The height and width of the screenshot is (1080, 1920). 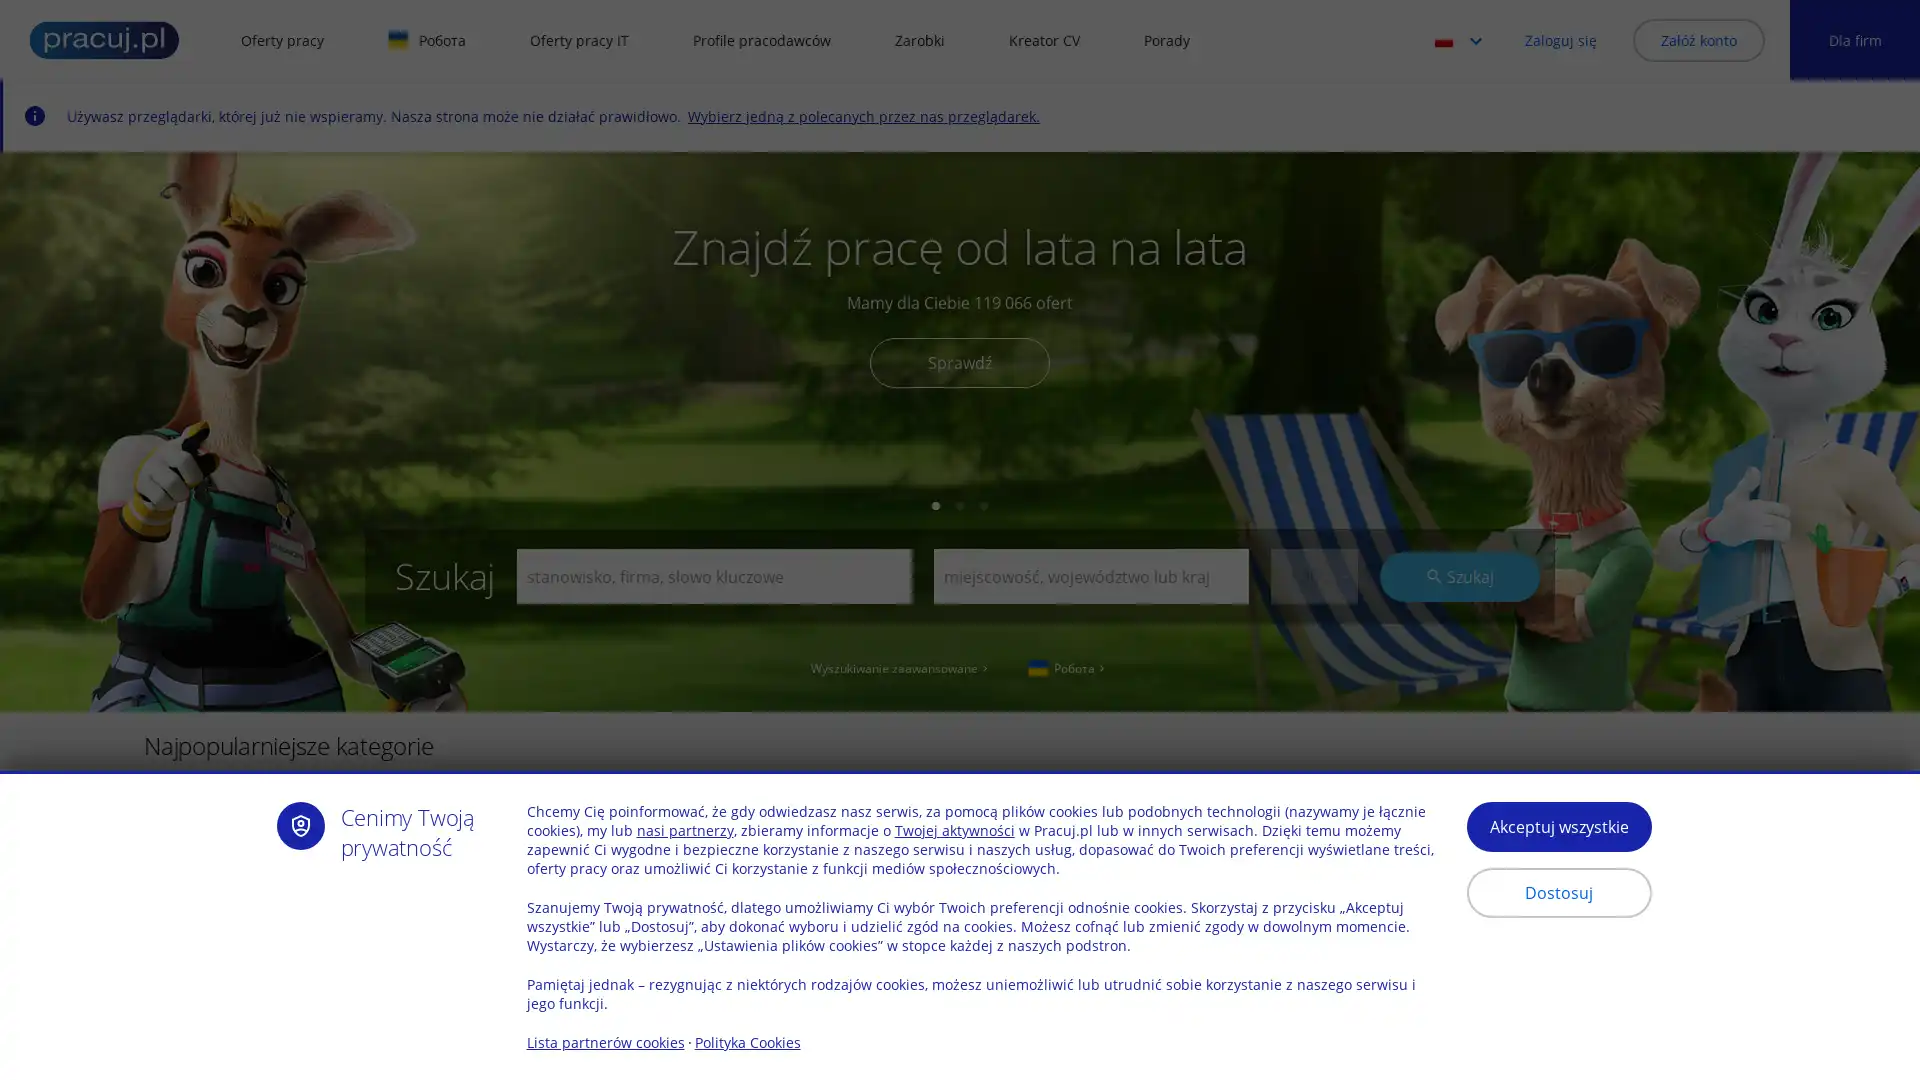 I want to click on + 45 km, so click(x=1313, y=887).